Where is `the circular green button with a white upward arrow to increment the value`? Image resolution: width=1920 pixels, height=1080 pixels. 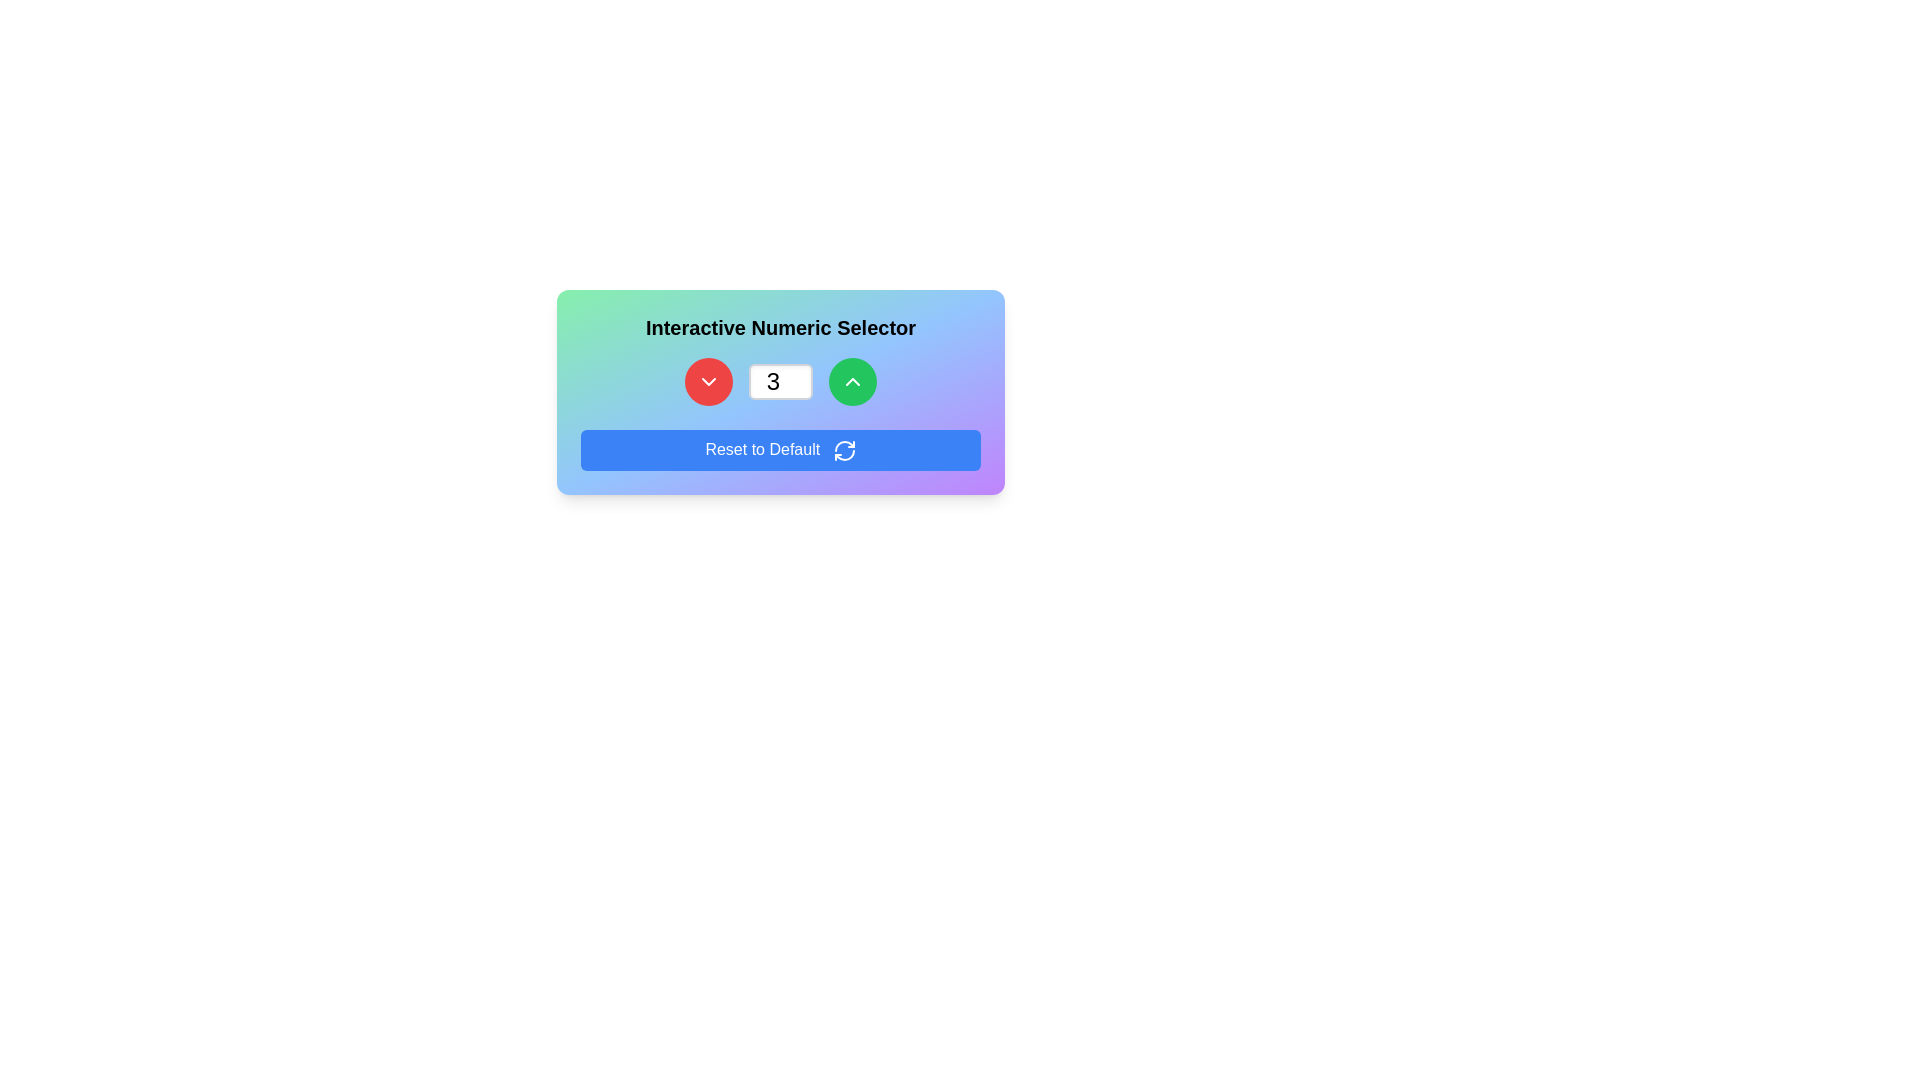
the circular green button with a white upward arrow to increment the value is located at coordinates (853, 381).